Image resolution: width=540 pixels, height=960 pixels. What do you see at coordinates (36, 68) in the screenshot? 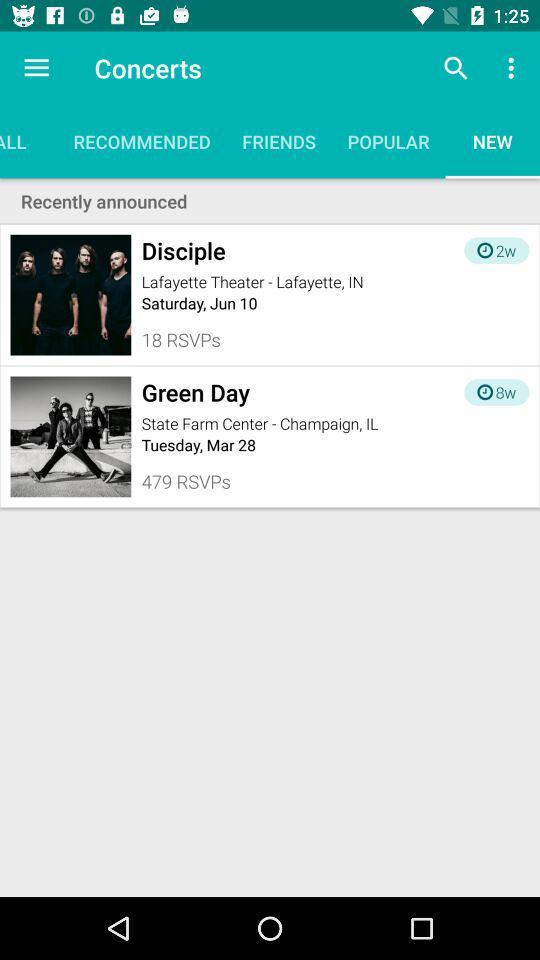
I see `the item to the left of the concerts icon` at bounding box center [36, 68].